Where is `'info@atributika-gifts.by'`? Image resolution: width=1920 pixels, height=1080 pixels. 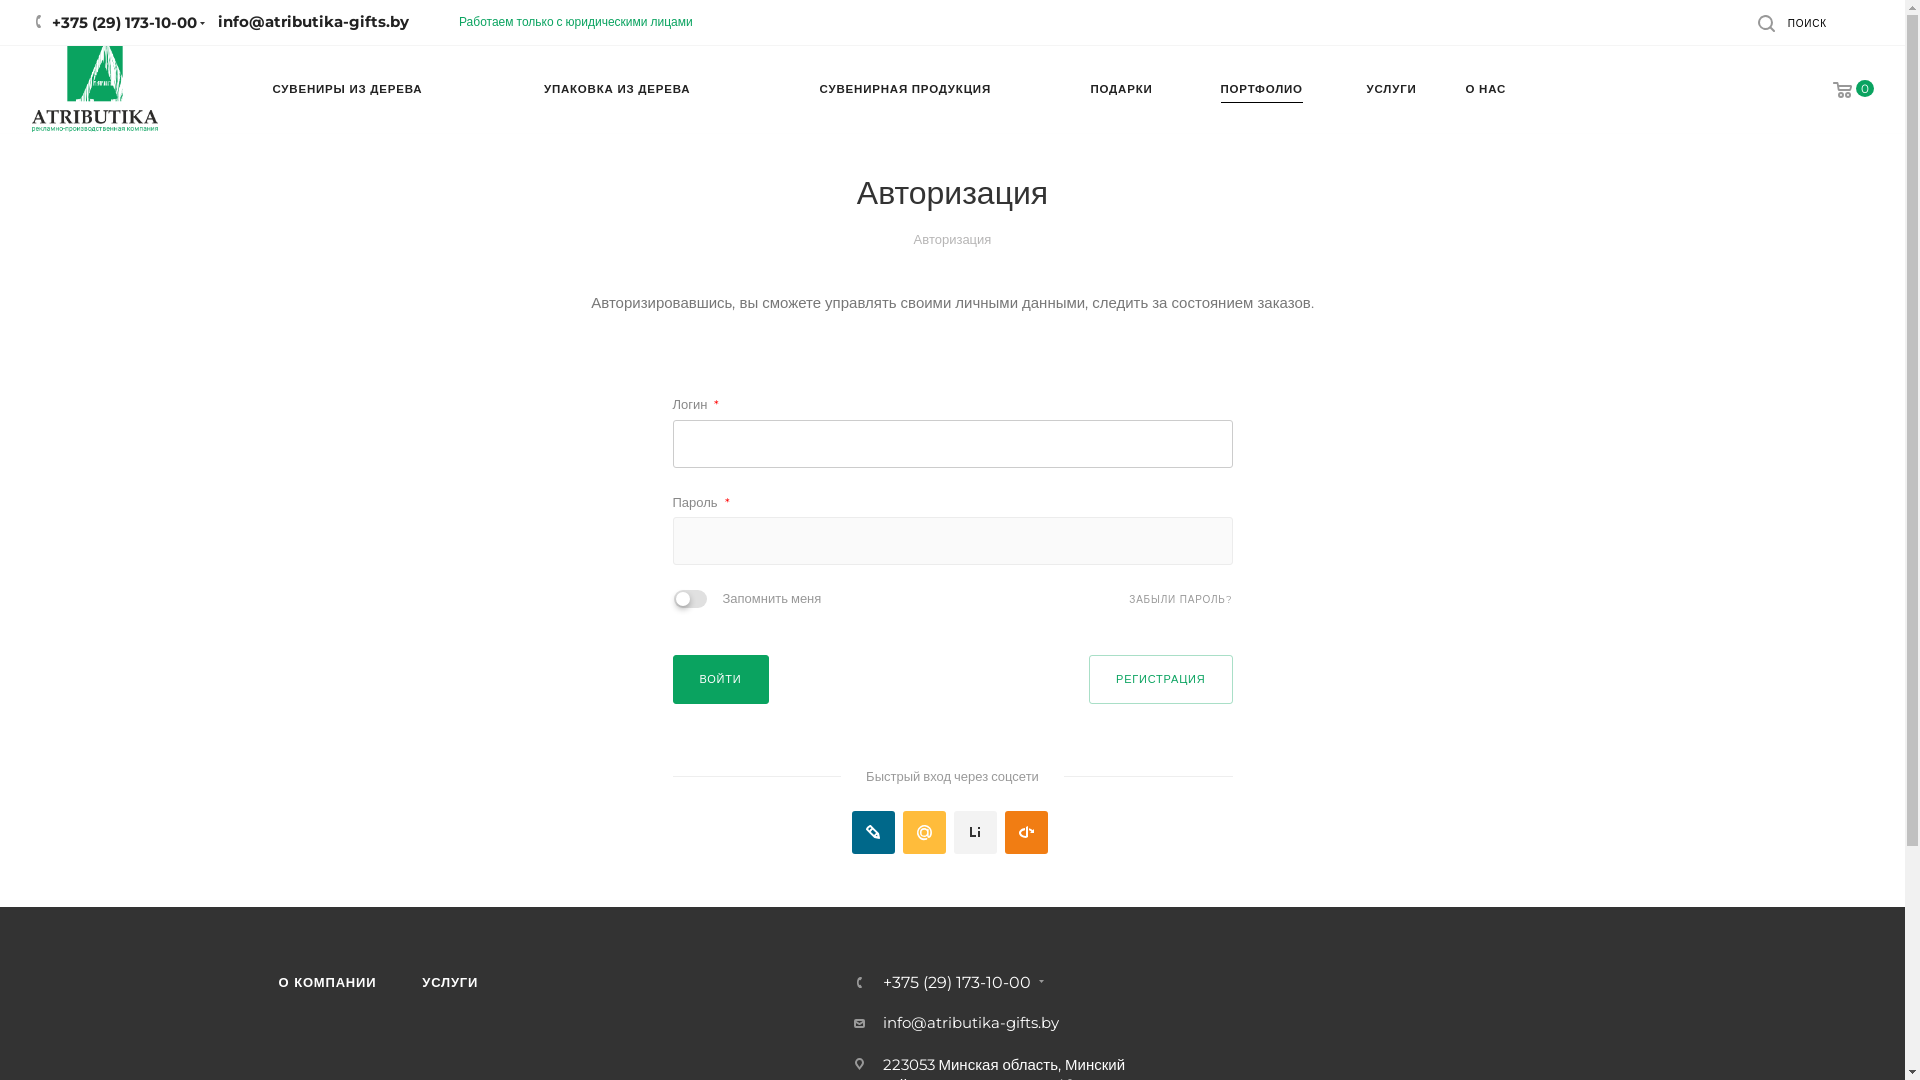 'info@atributika-gifts.by' is located at coordinates (969, 1022).